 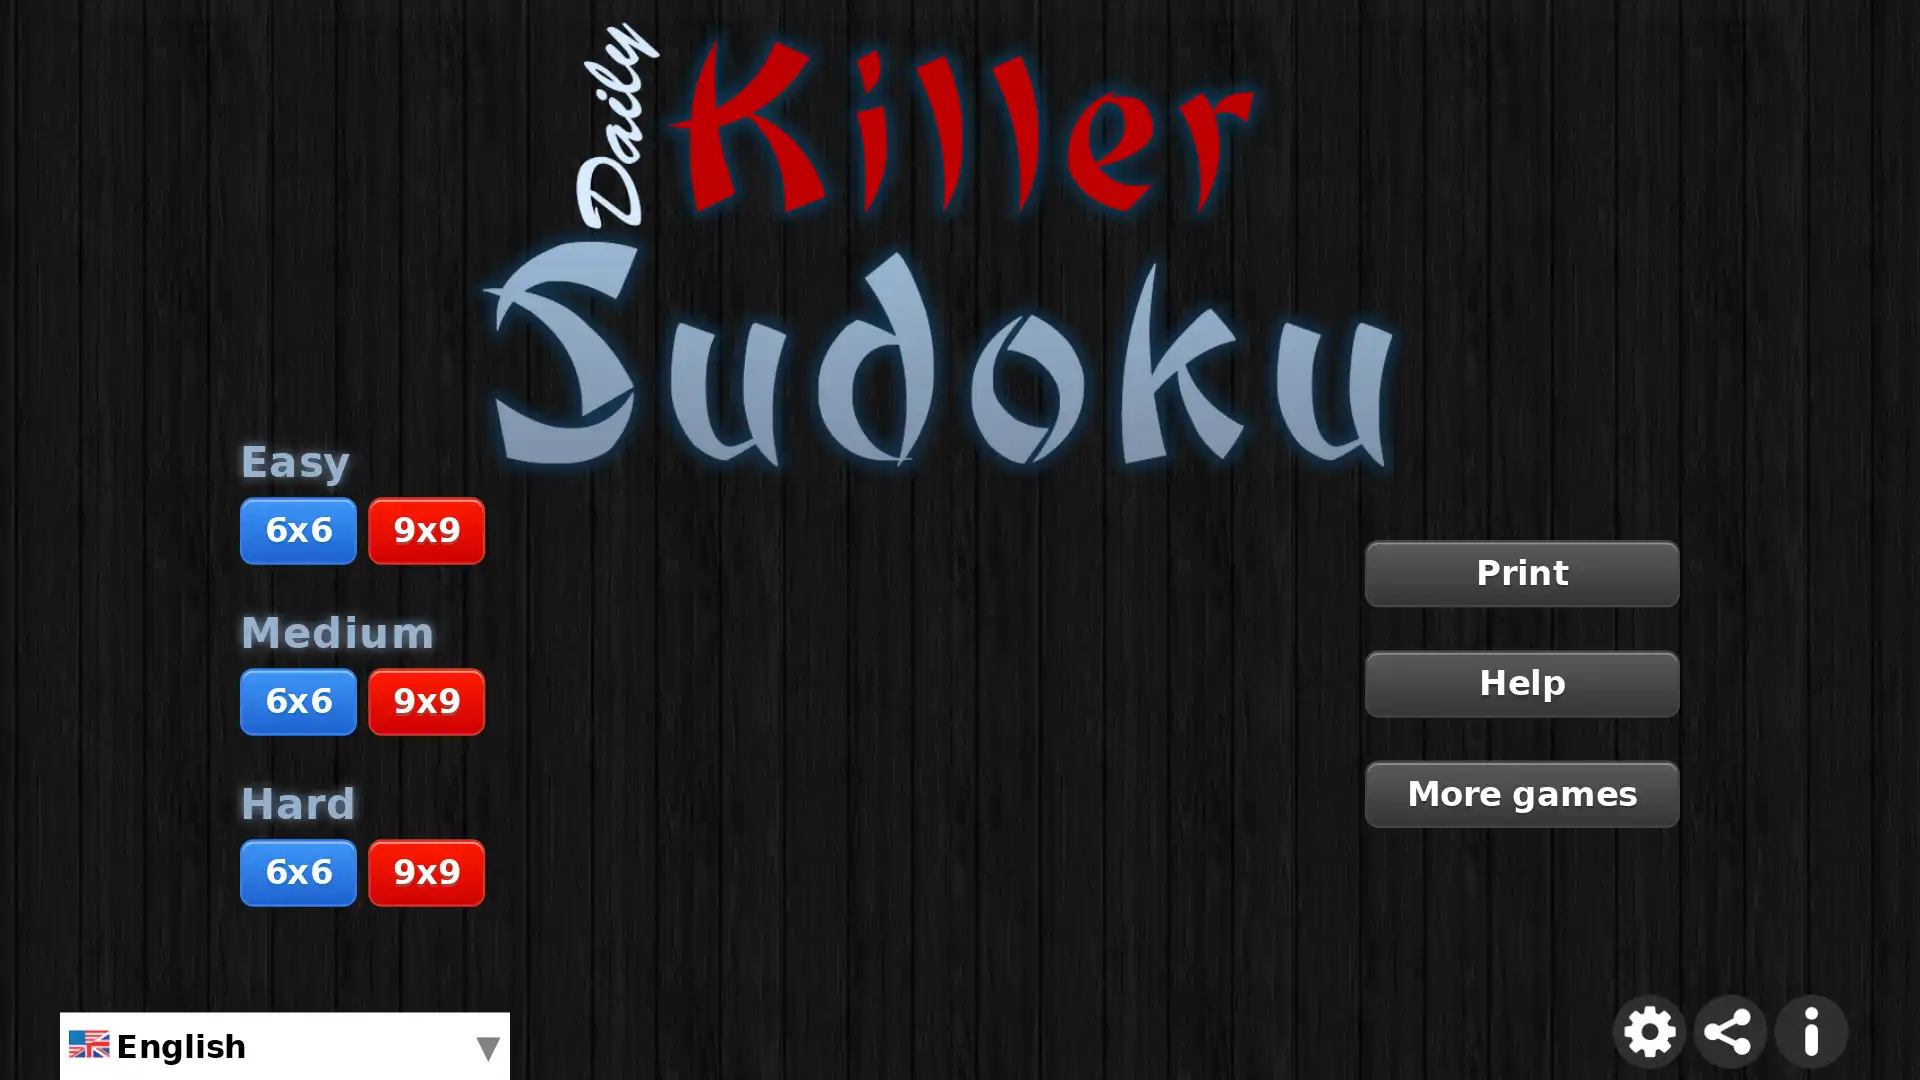 I want to click on Help, so click(x=1521, y=682).